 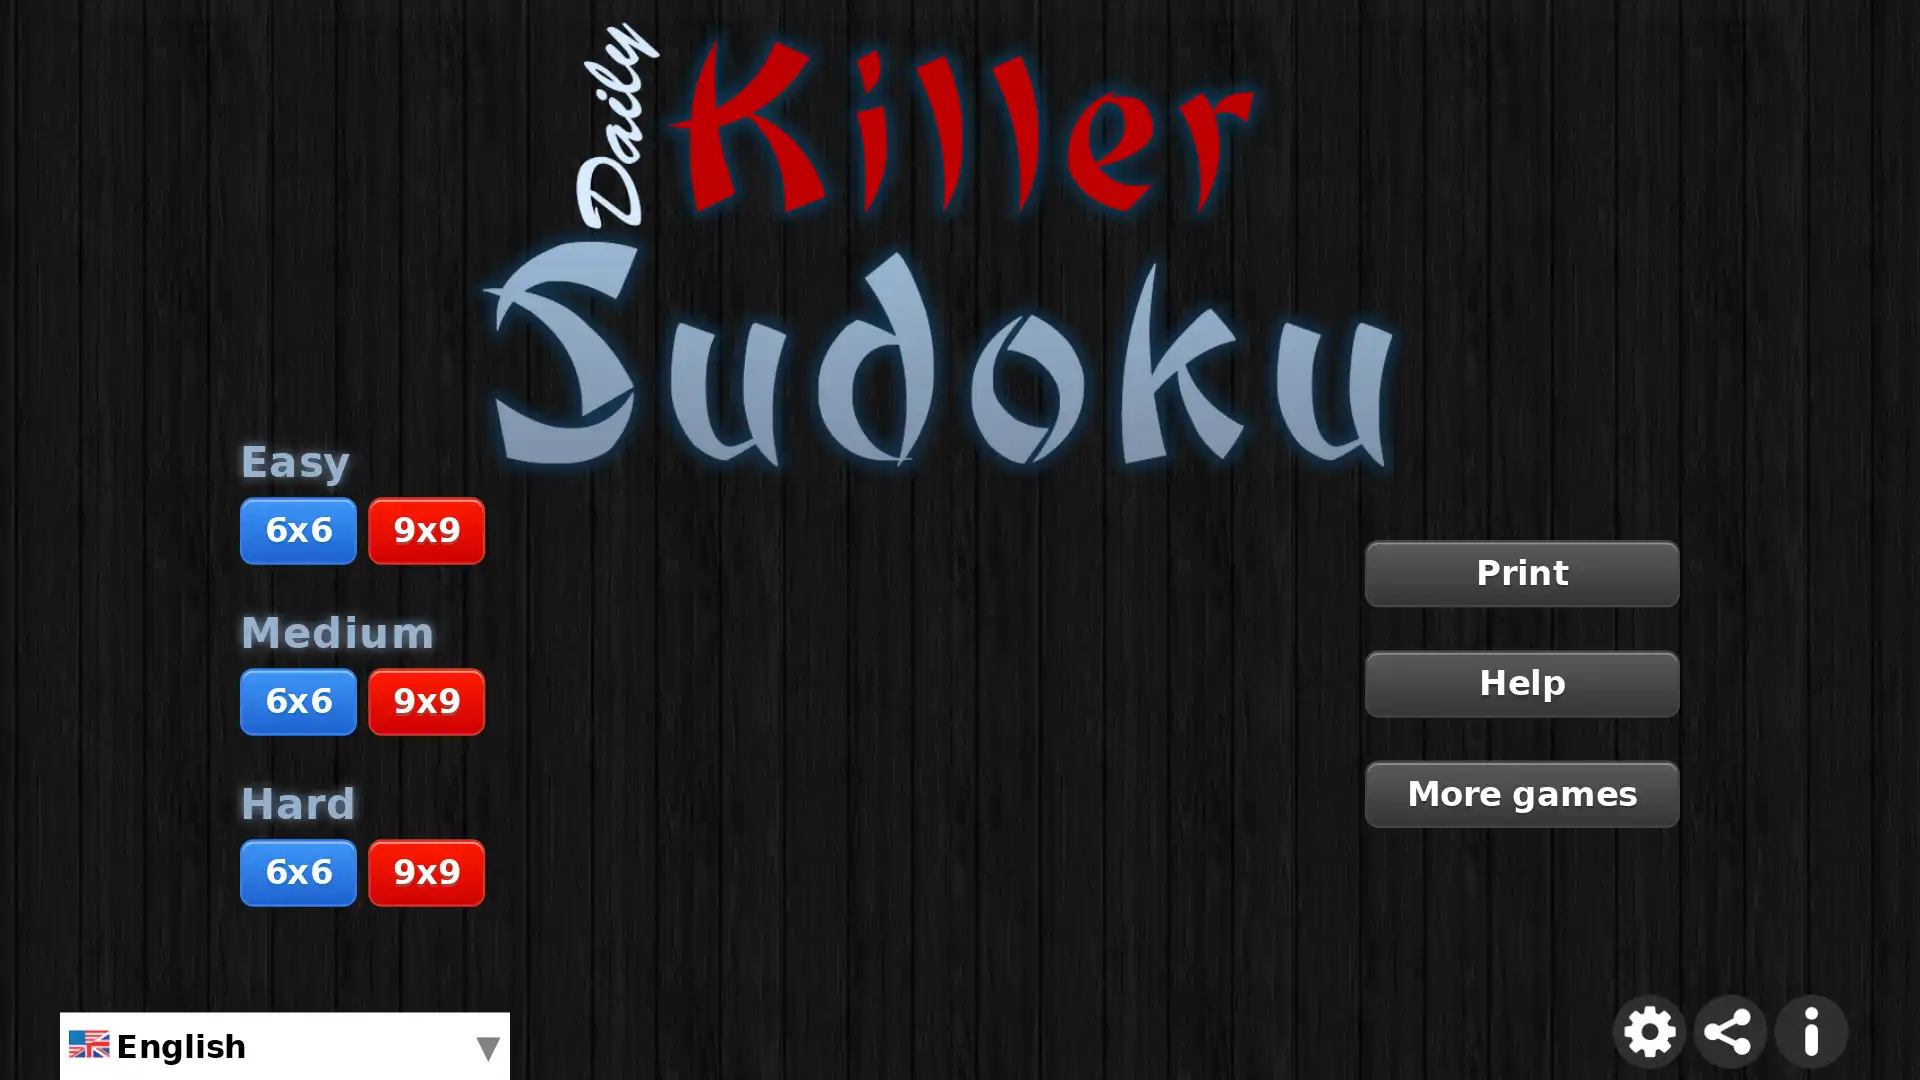 I want to click on Help, so click(x=1521, y=682).